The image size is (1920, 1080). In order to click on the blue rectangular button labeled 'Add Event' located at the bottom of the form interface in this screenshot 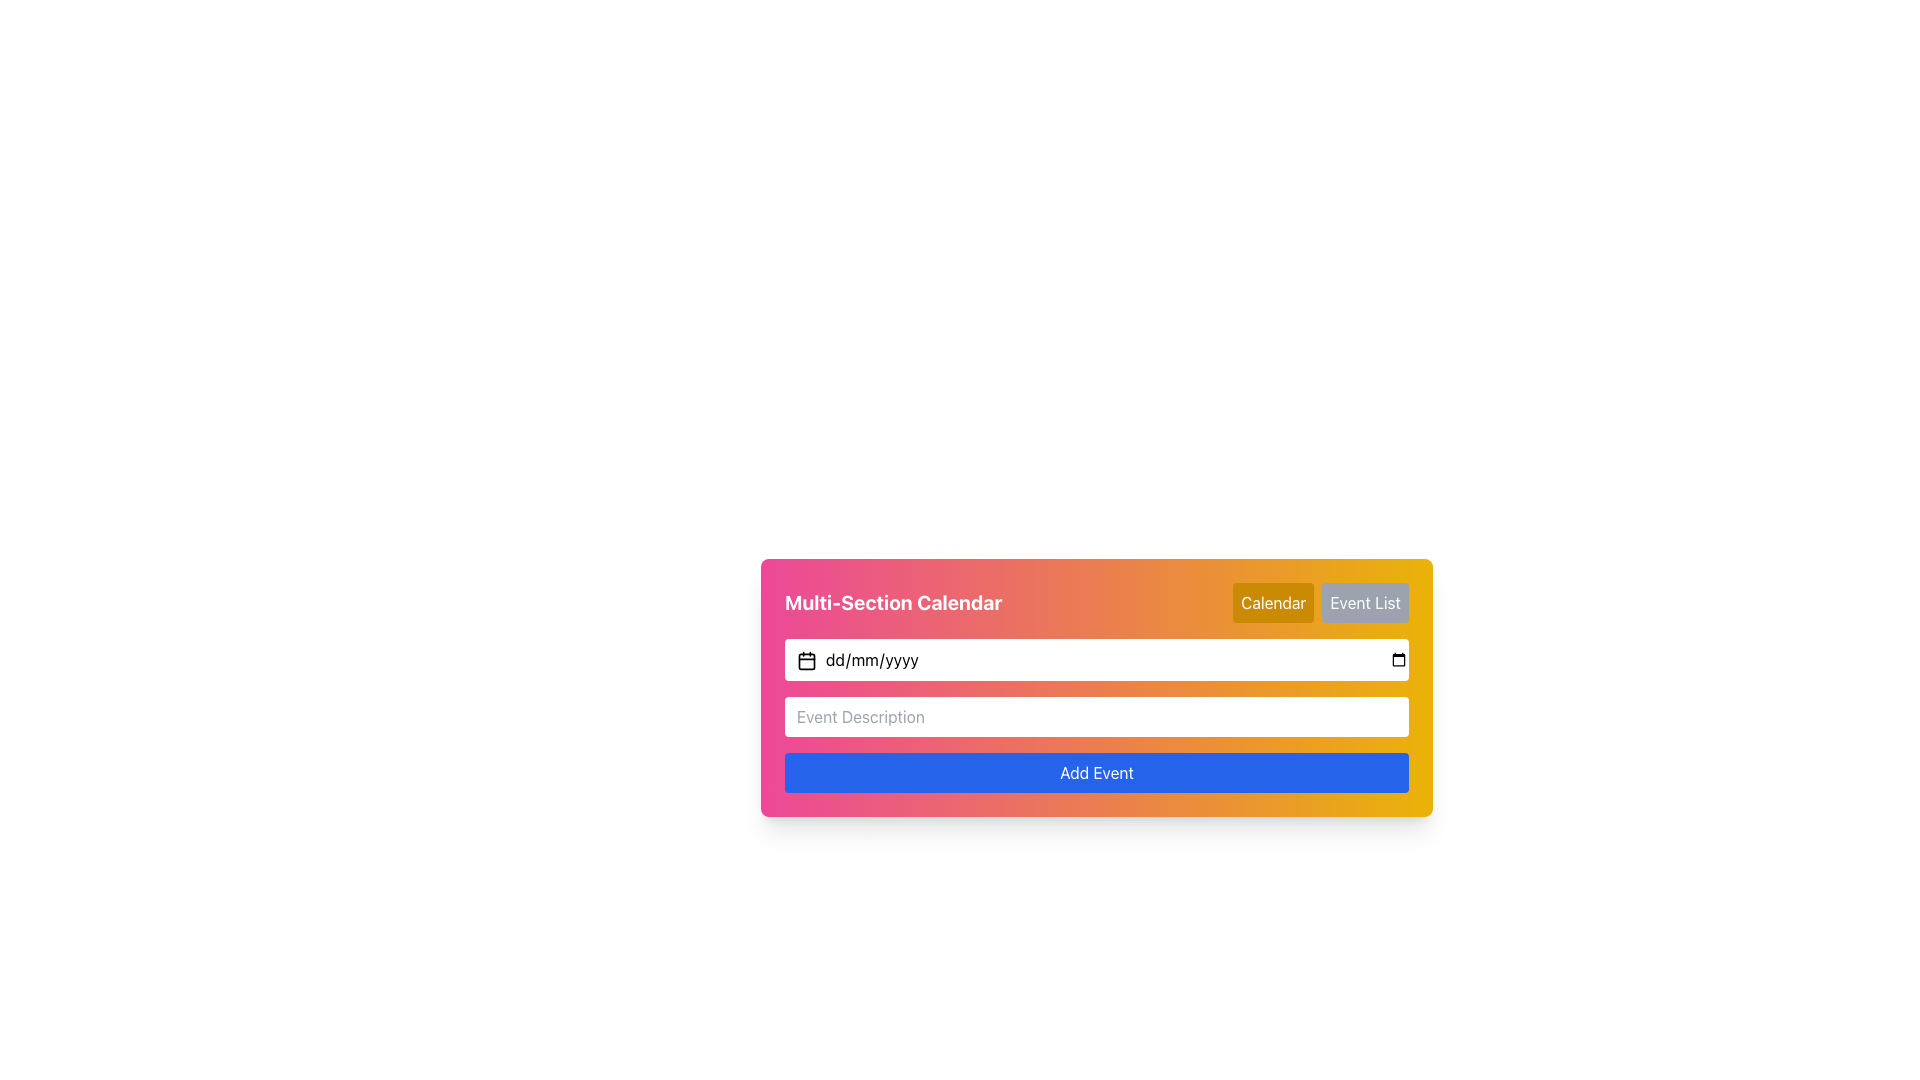, I will do `click(1096, 771)`.